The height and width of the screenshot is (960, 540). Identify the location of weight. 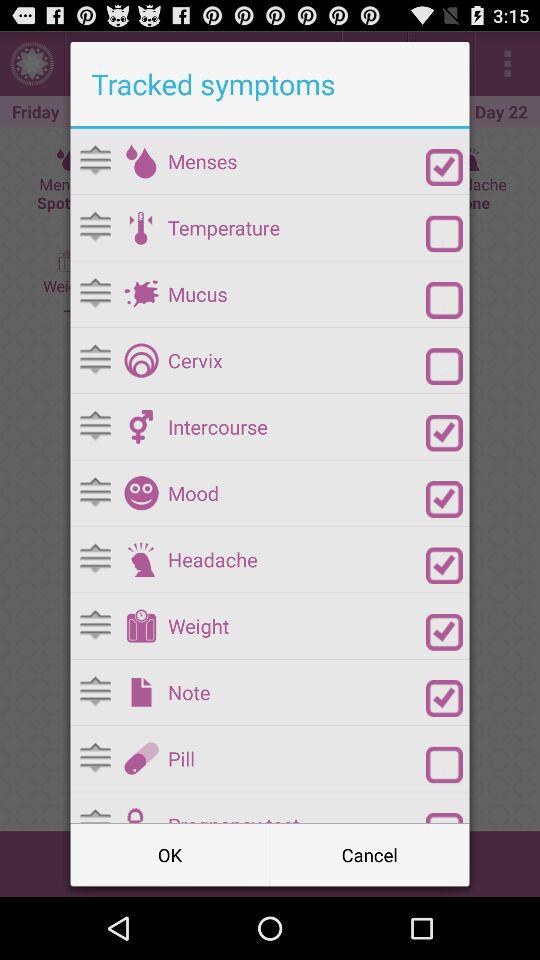
(140, 625).